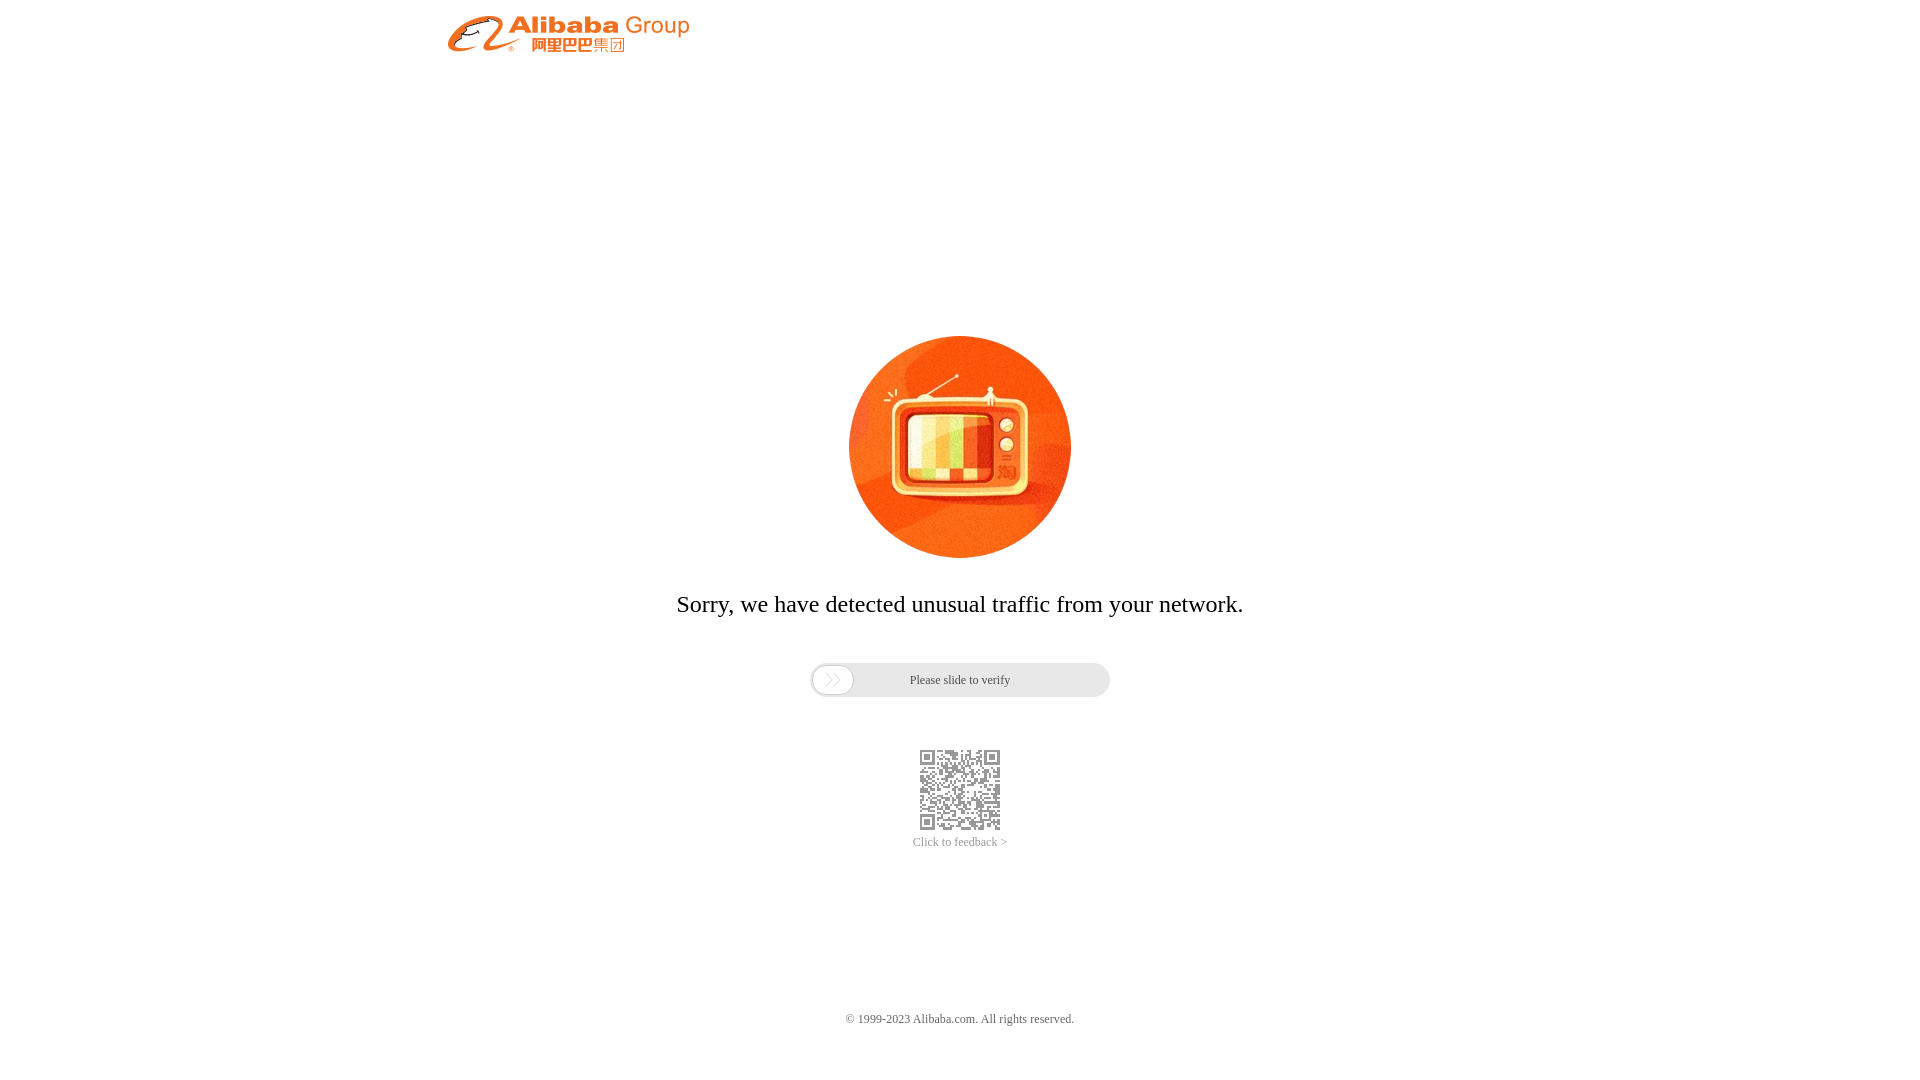 This screenshot has width=1920, height=1080. What do you see at coordinates (960, 842) in the screenshot?
I see `'Click to feedback >'` at bounding box center [960, 842].